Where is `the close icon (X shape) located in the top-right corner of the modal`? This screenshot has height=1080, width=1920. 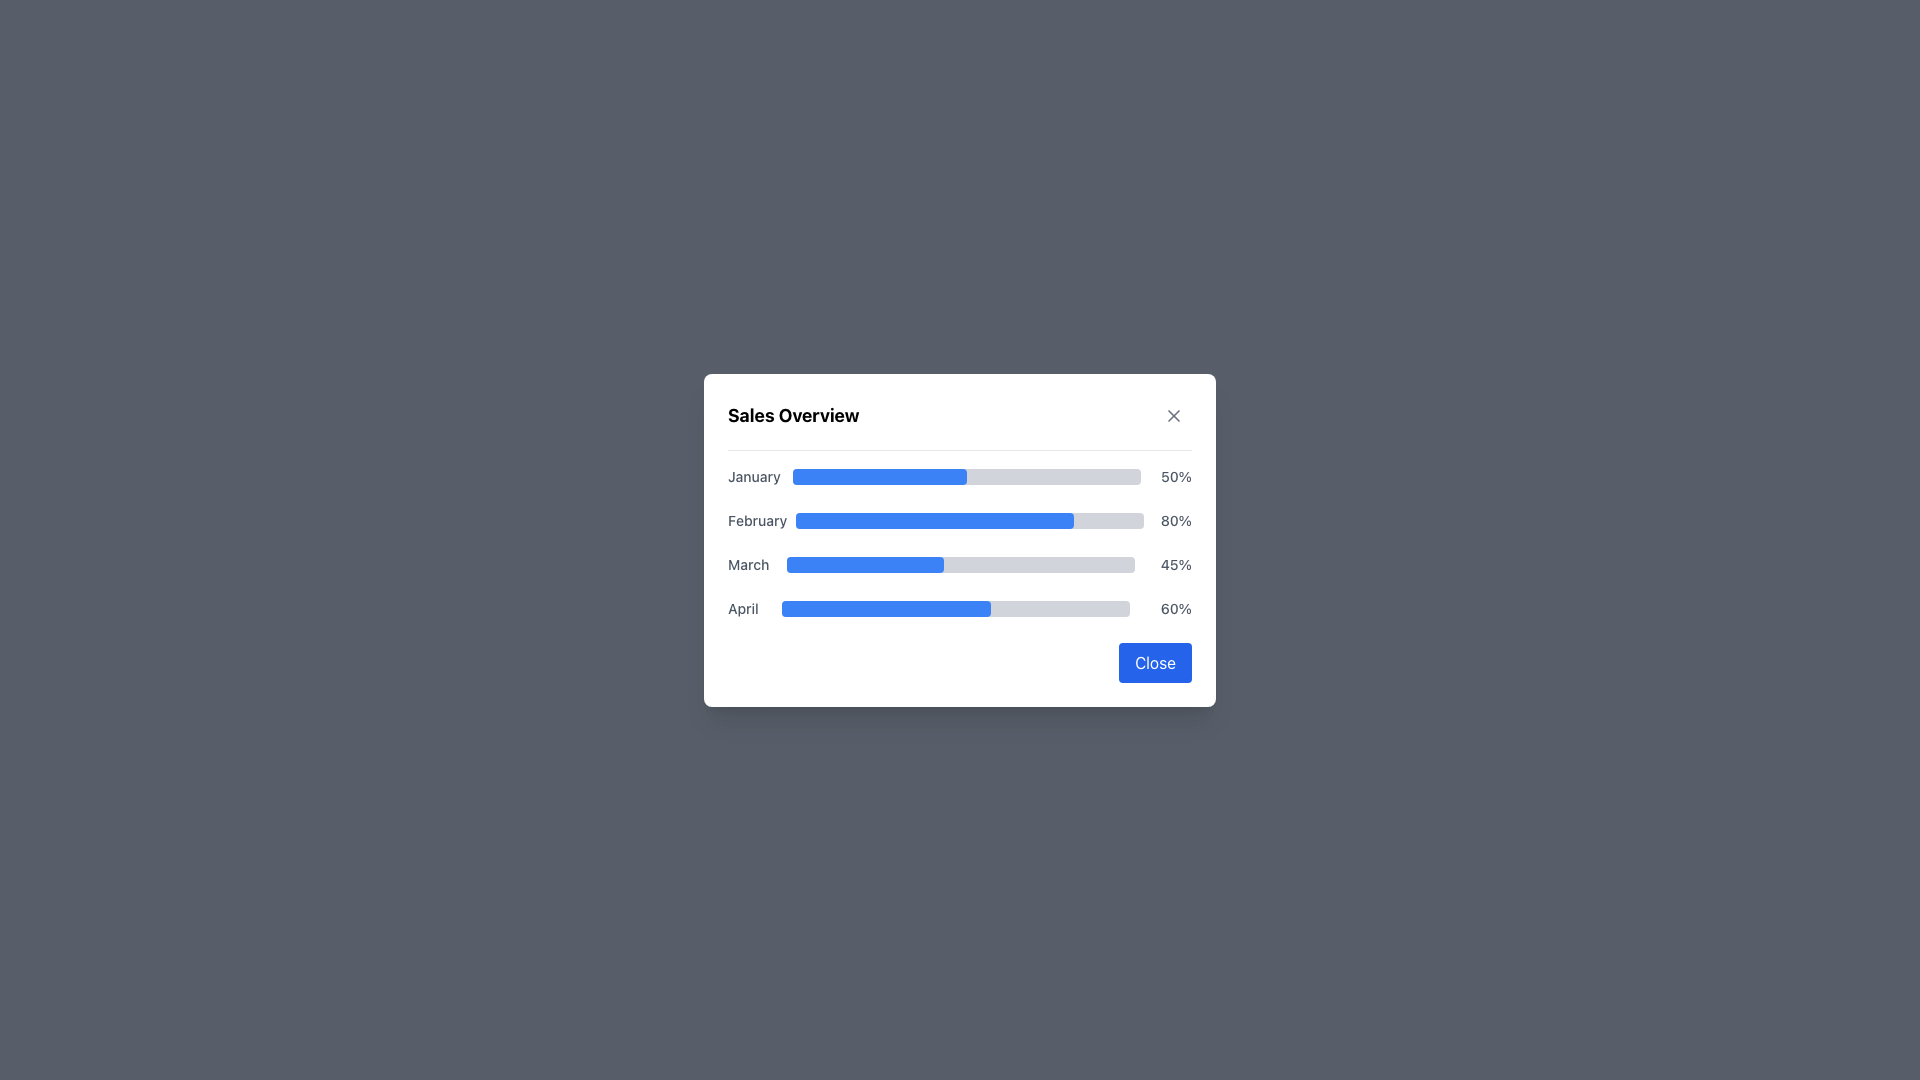 the close icon (X shape) located in the top-right corner of the modal is located at coordinates (1174, 414).